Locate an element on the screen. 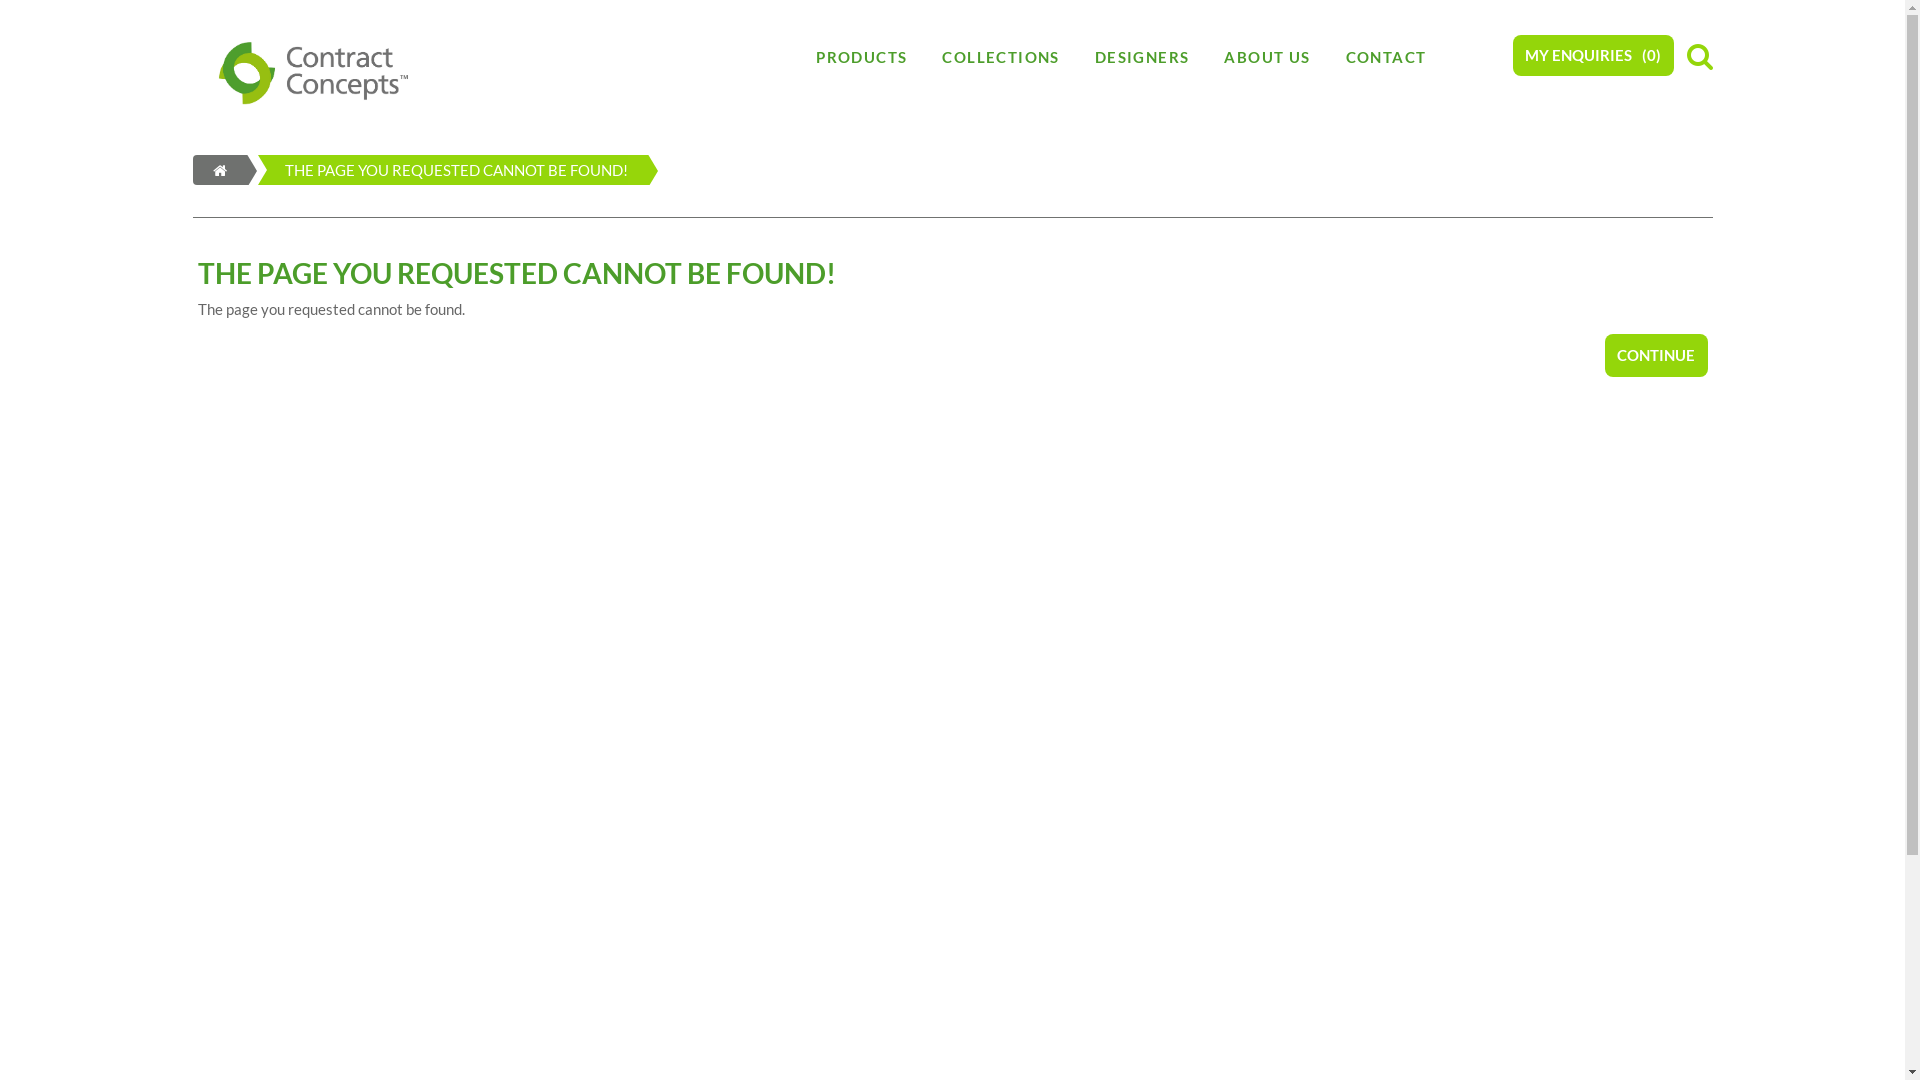 This screenshot has width=1920, height=1080. 'PRODUCTS' is located at coordinates (861, 56).